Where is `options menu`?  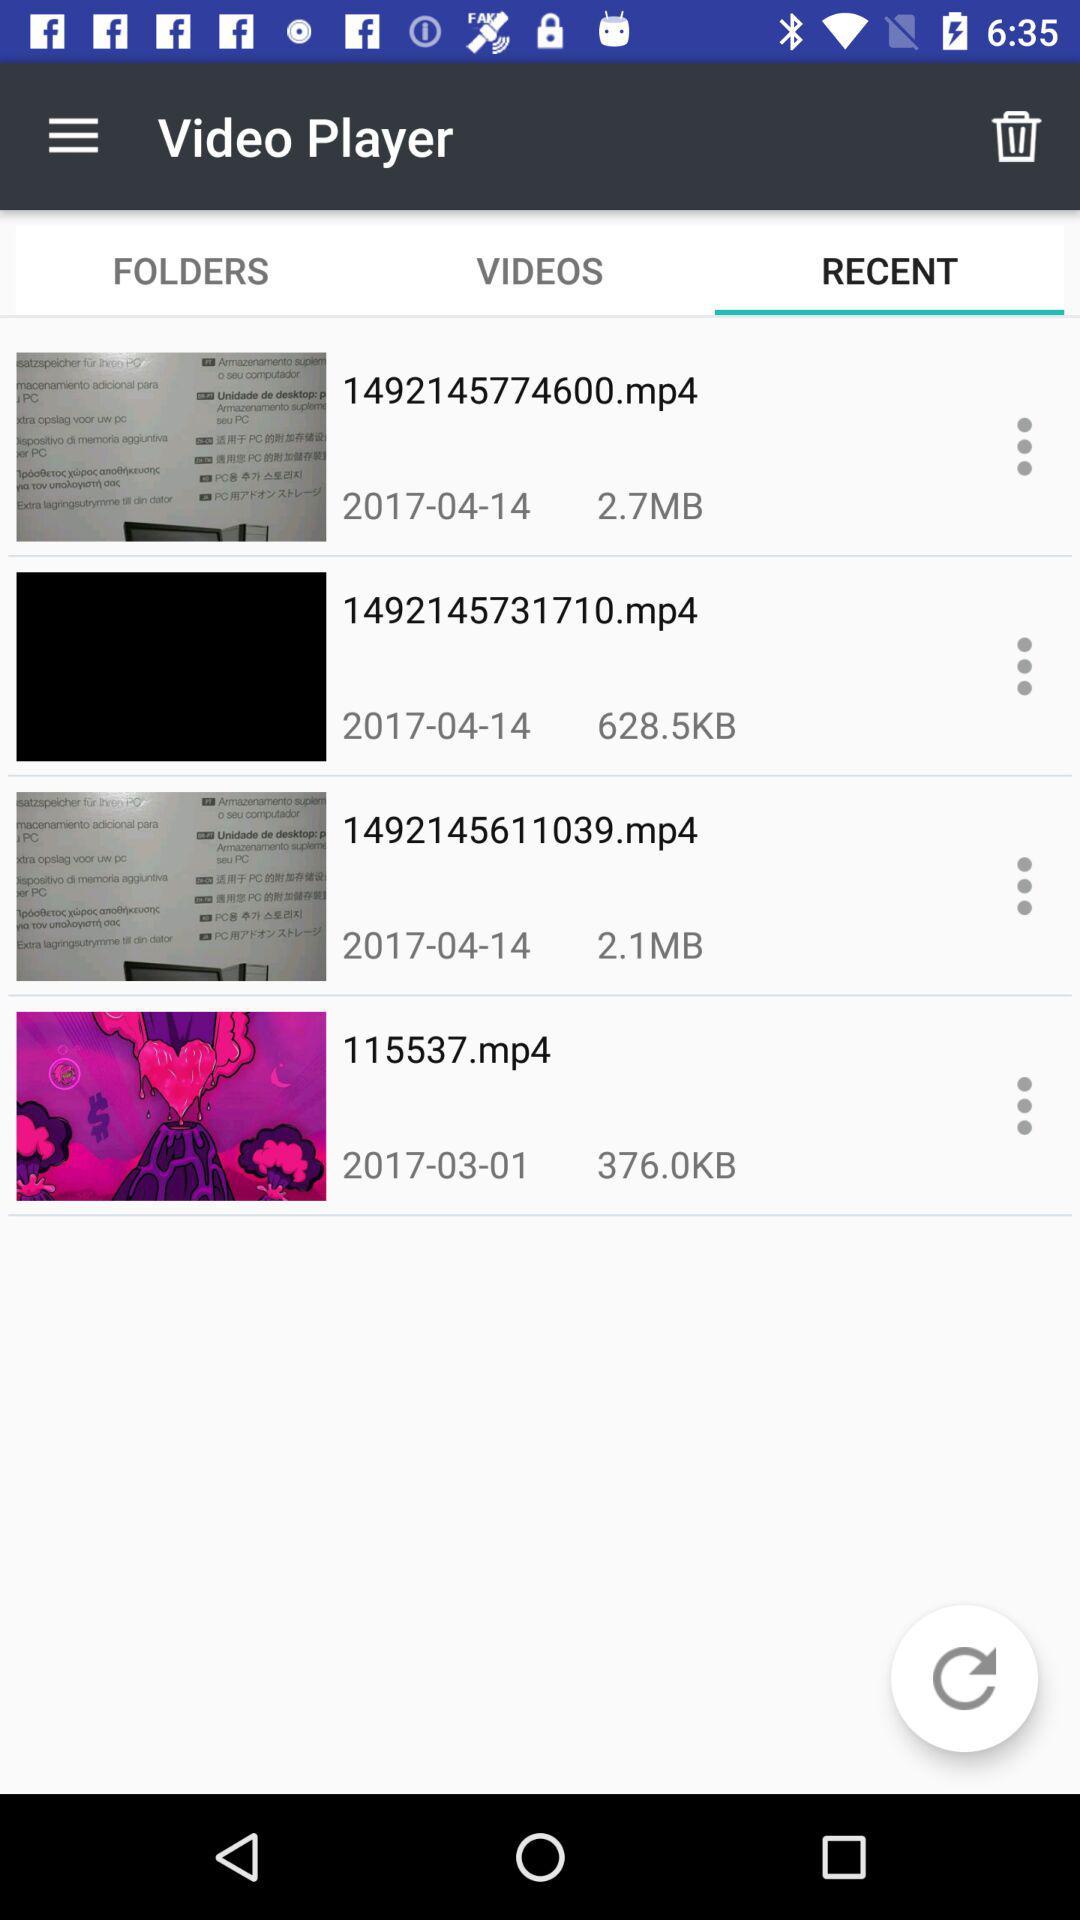
options menu is located at coordinates (1024, 885).